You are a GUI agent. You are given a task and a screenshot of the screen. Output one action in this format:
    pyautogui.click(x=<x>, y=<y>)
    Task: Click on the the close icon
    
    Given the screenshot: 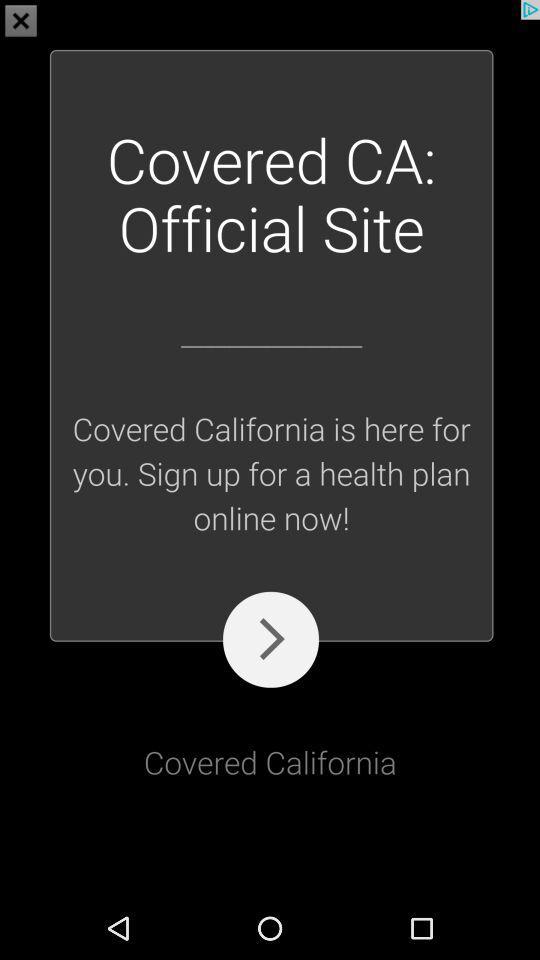 What is the action you would take?
    pyautogui.click(x=20, y=21)
    